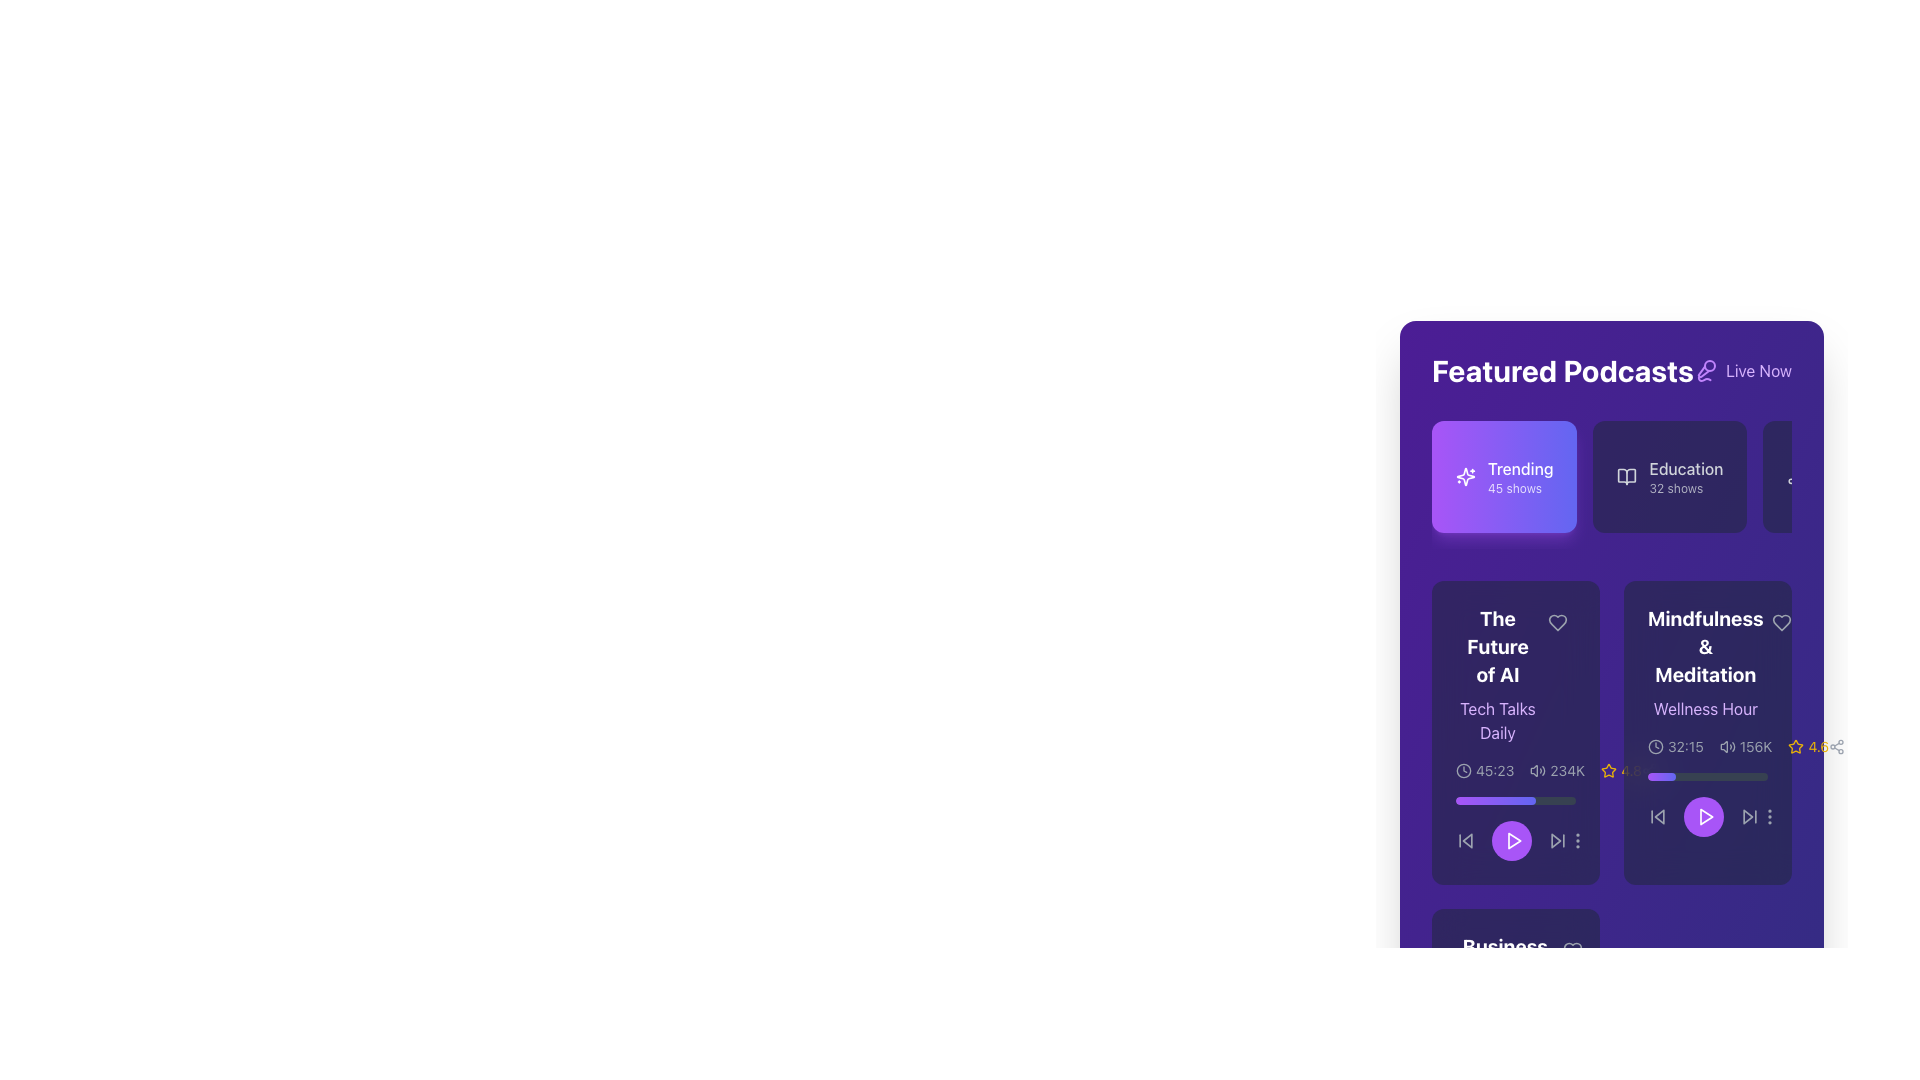 This screenshot has width=1920, height=1080. I want to click on the decorative icon located to the left of the text 'Trending 45 shows' inside the highlighted purple card labeled 'Trending' in the 'Featured Podcasts' section, so click(1465, 477).